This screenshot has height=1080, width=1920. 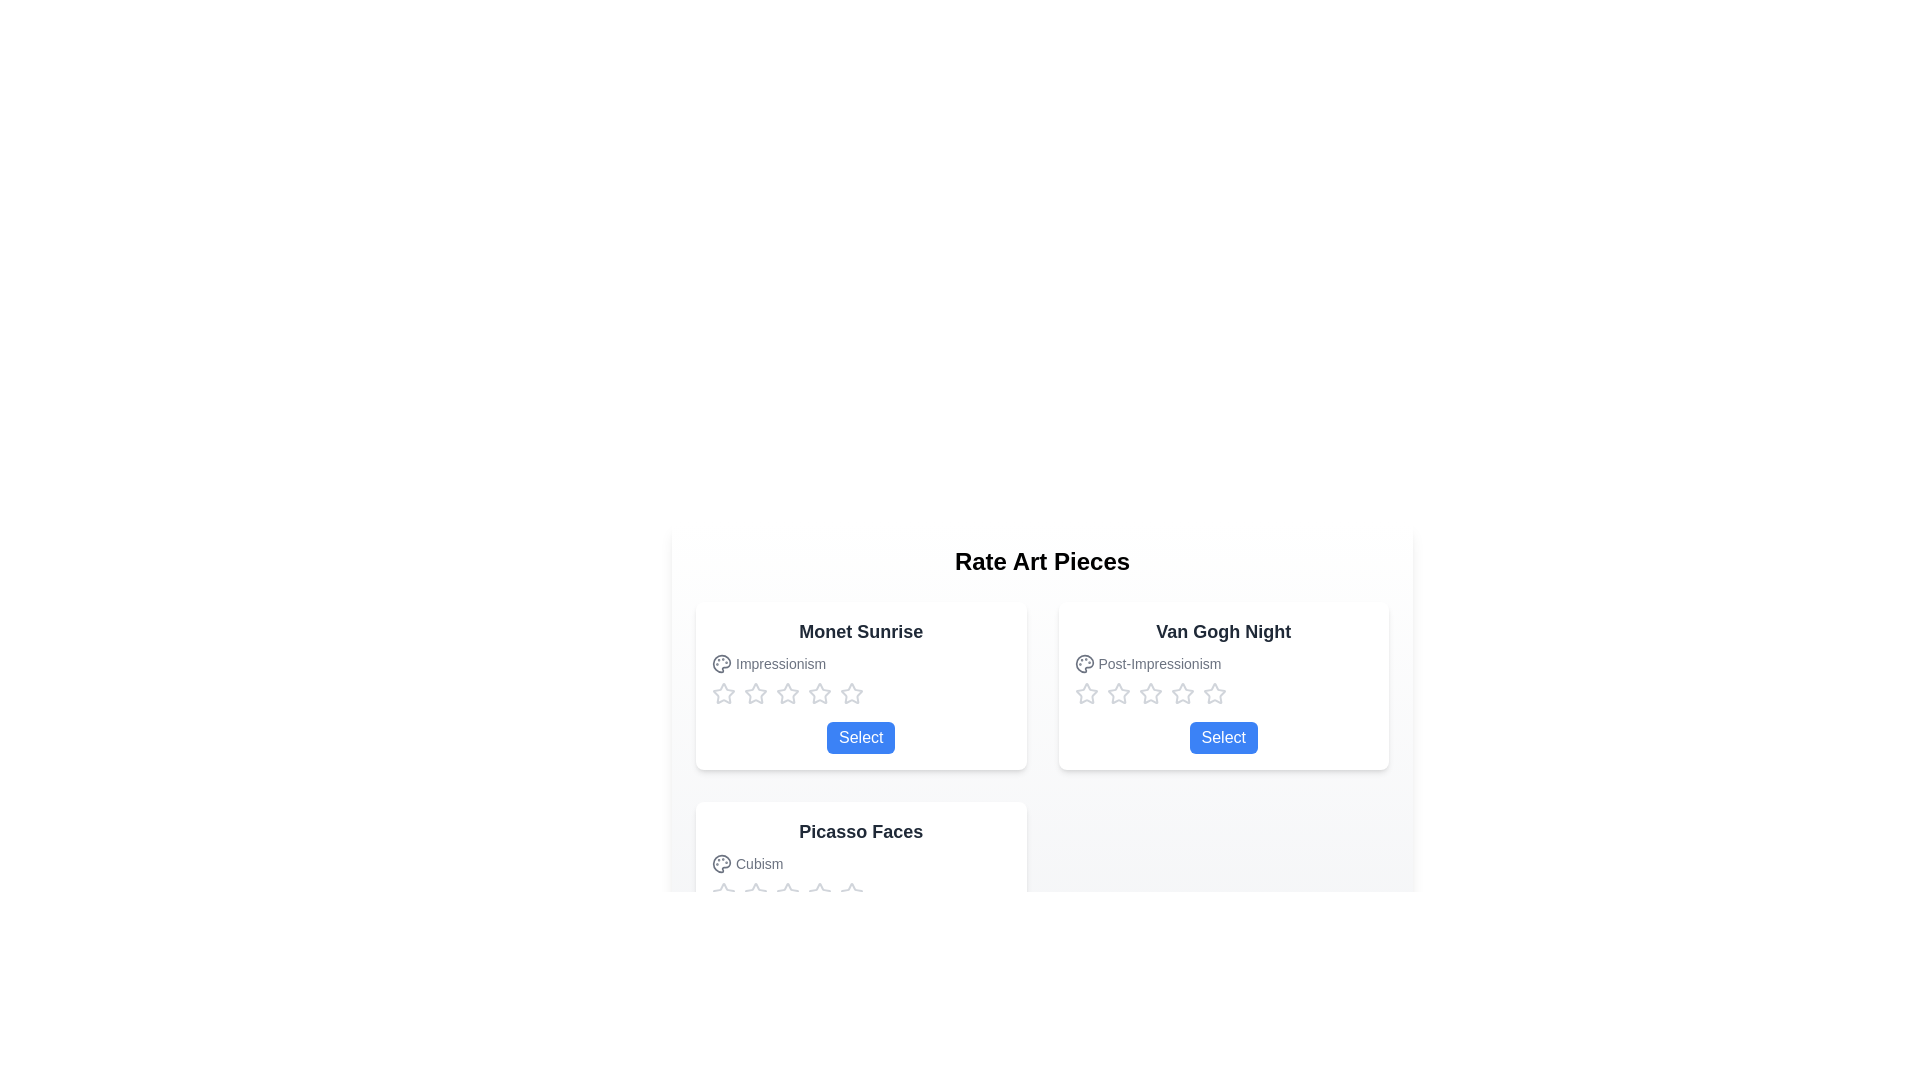 What do you see at coordinates (1182, 692) in the screenshot?
I see `the second star icon from the left under the 'Van Gogh Night' artwork` at bounding box center [1182, 692].